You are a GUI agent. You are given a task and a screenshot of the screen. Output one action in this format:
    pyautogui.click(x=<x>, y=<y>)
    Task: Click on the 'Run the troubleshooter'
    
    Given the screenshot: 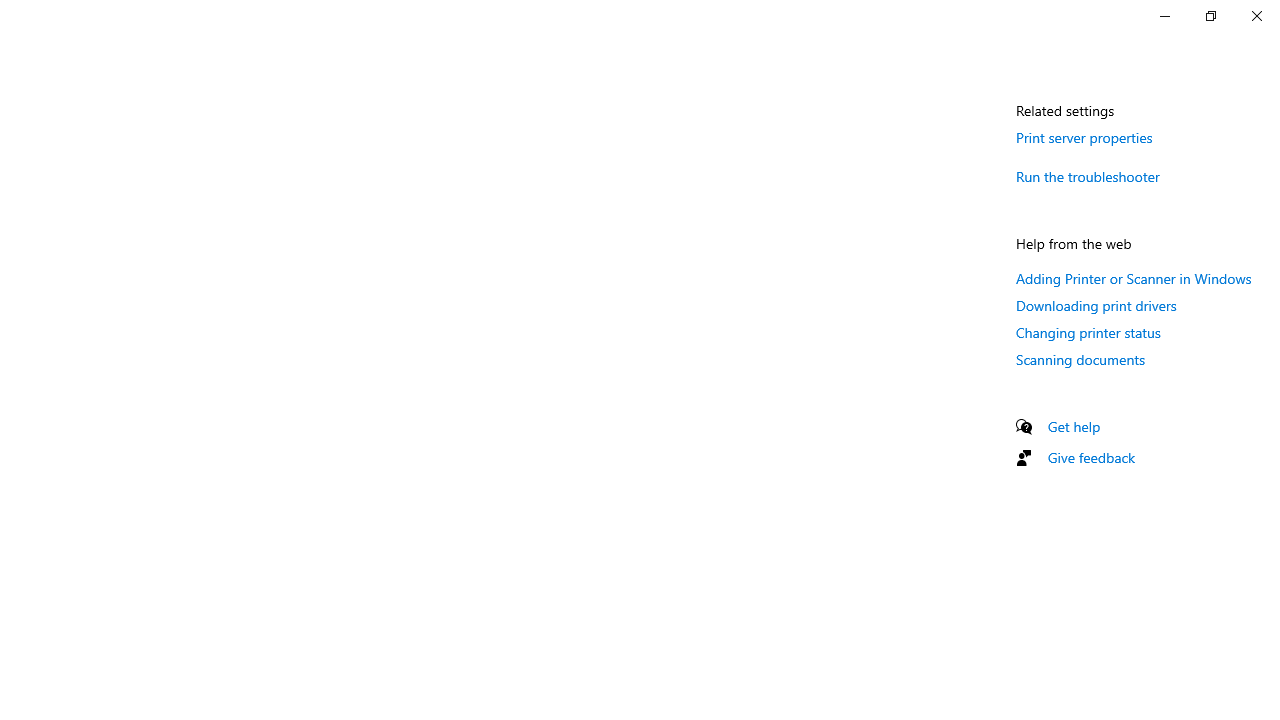 What is the action you would take?
    pyautogui.click(x=1087, y=175)
    